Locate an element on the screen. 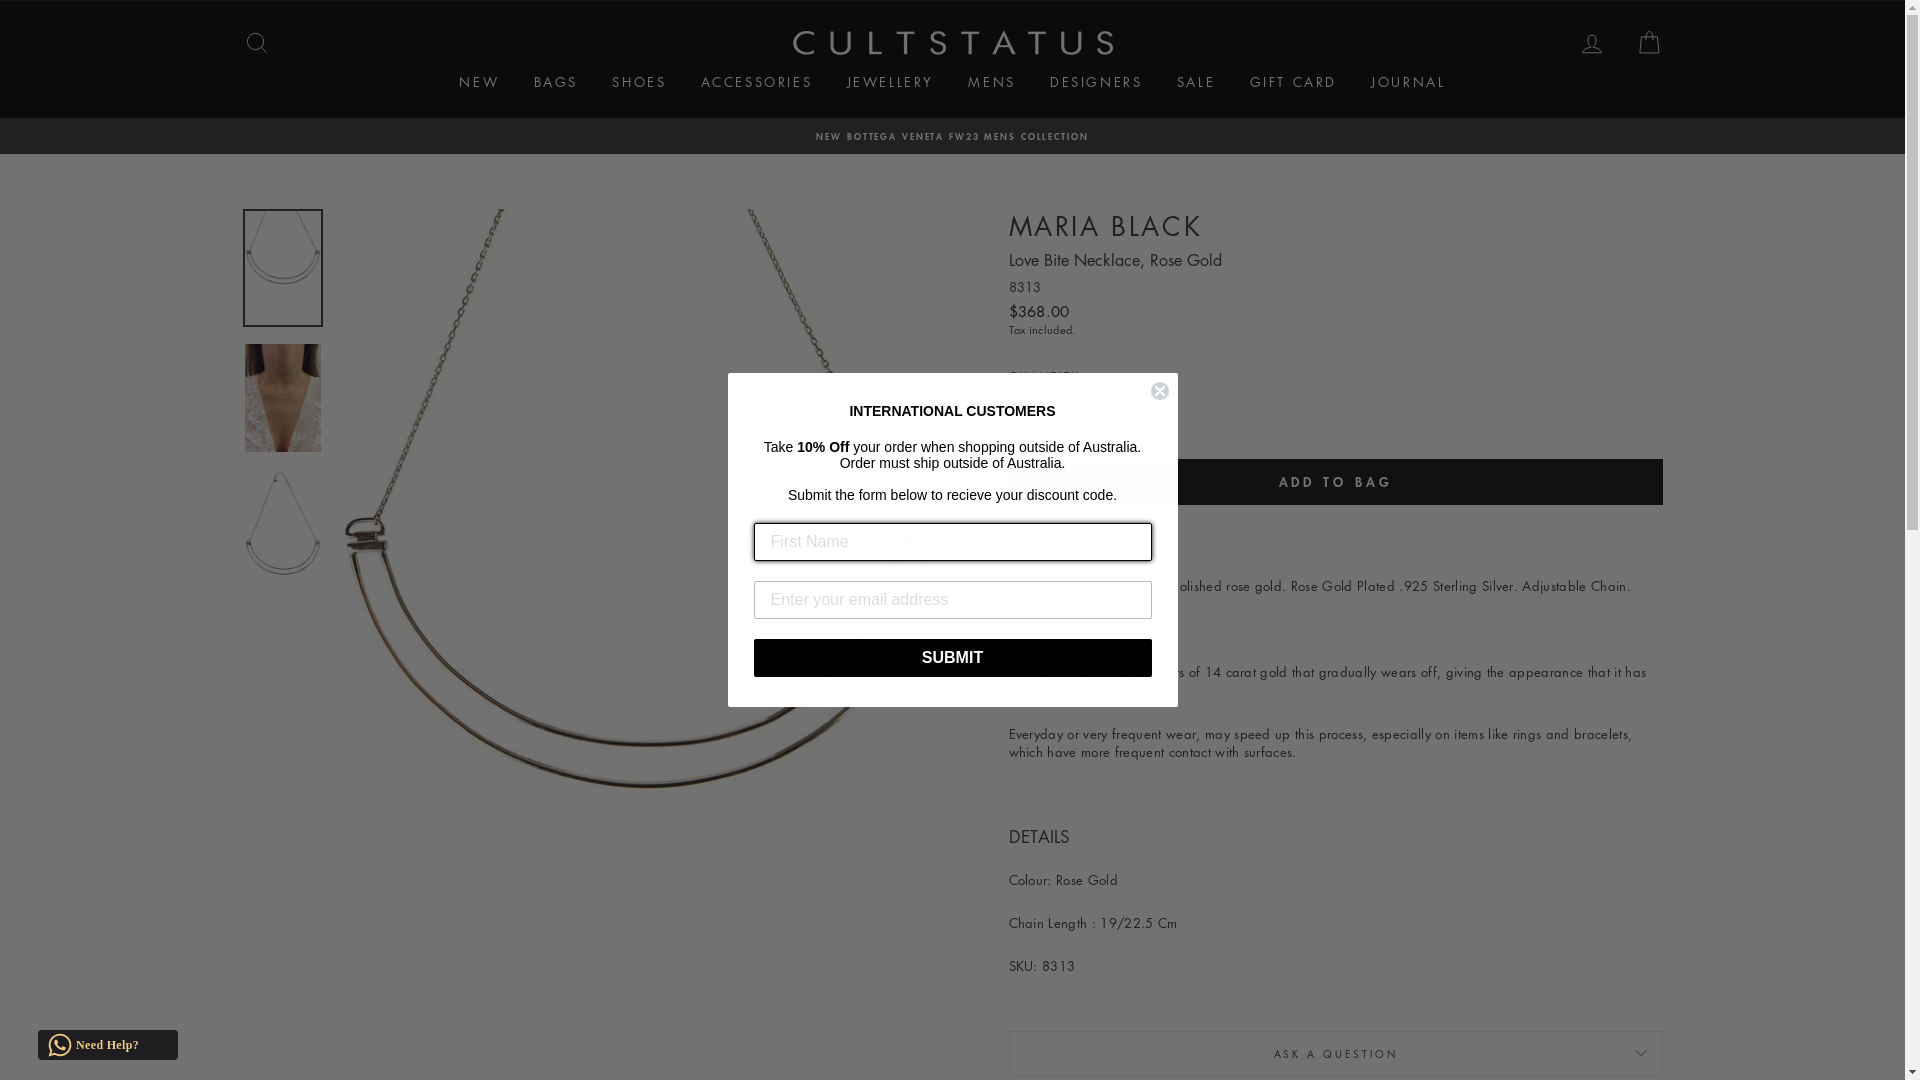 The image size is (1920, 1080). 'MARIA BLACK' is located at coordinates (1103, 225).